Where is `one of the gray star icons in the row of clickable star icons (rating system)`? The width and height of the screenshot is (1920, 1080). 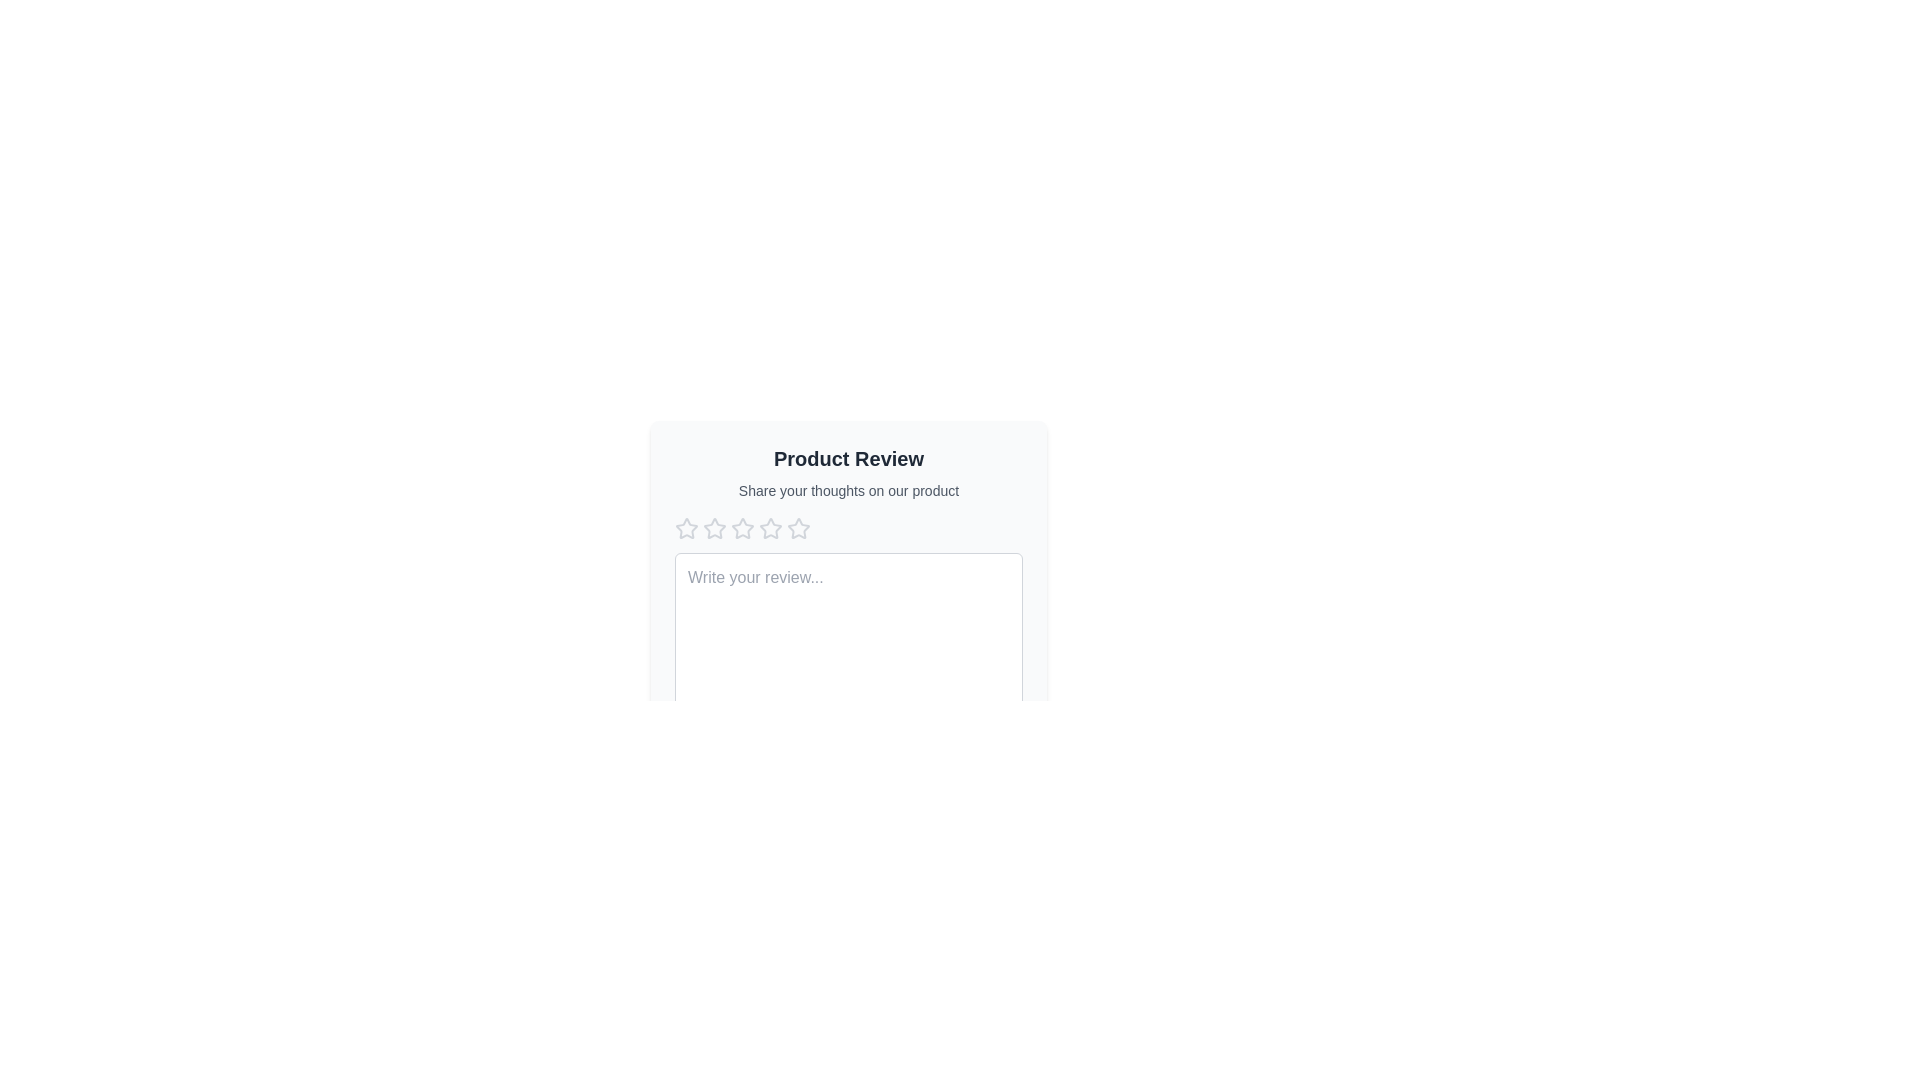 one of the gray star icons in the row of clickable star icons (rating system) is located at coordinates (849, 527).